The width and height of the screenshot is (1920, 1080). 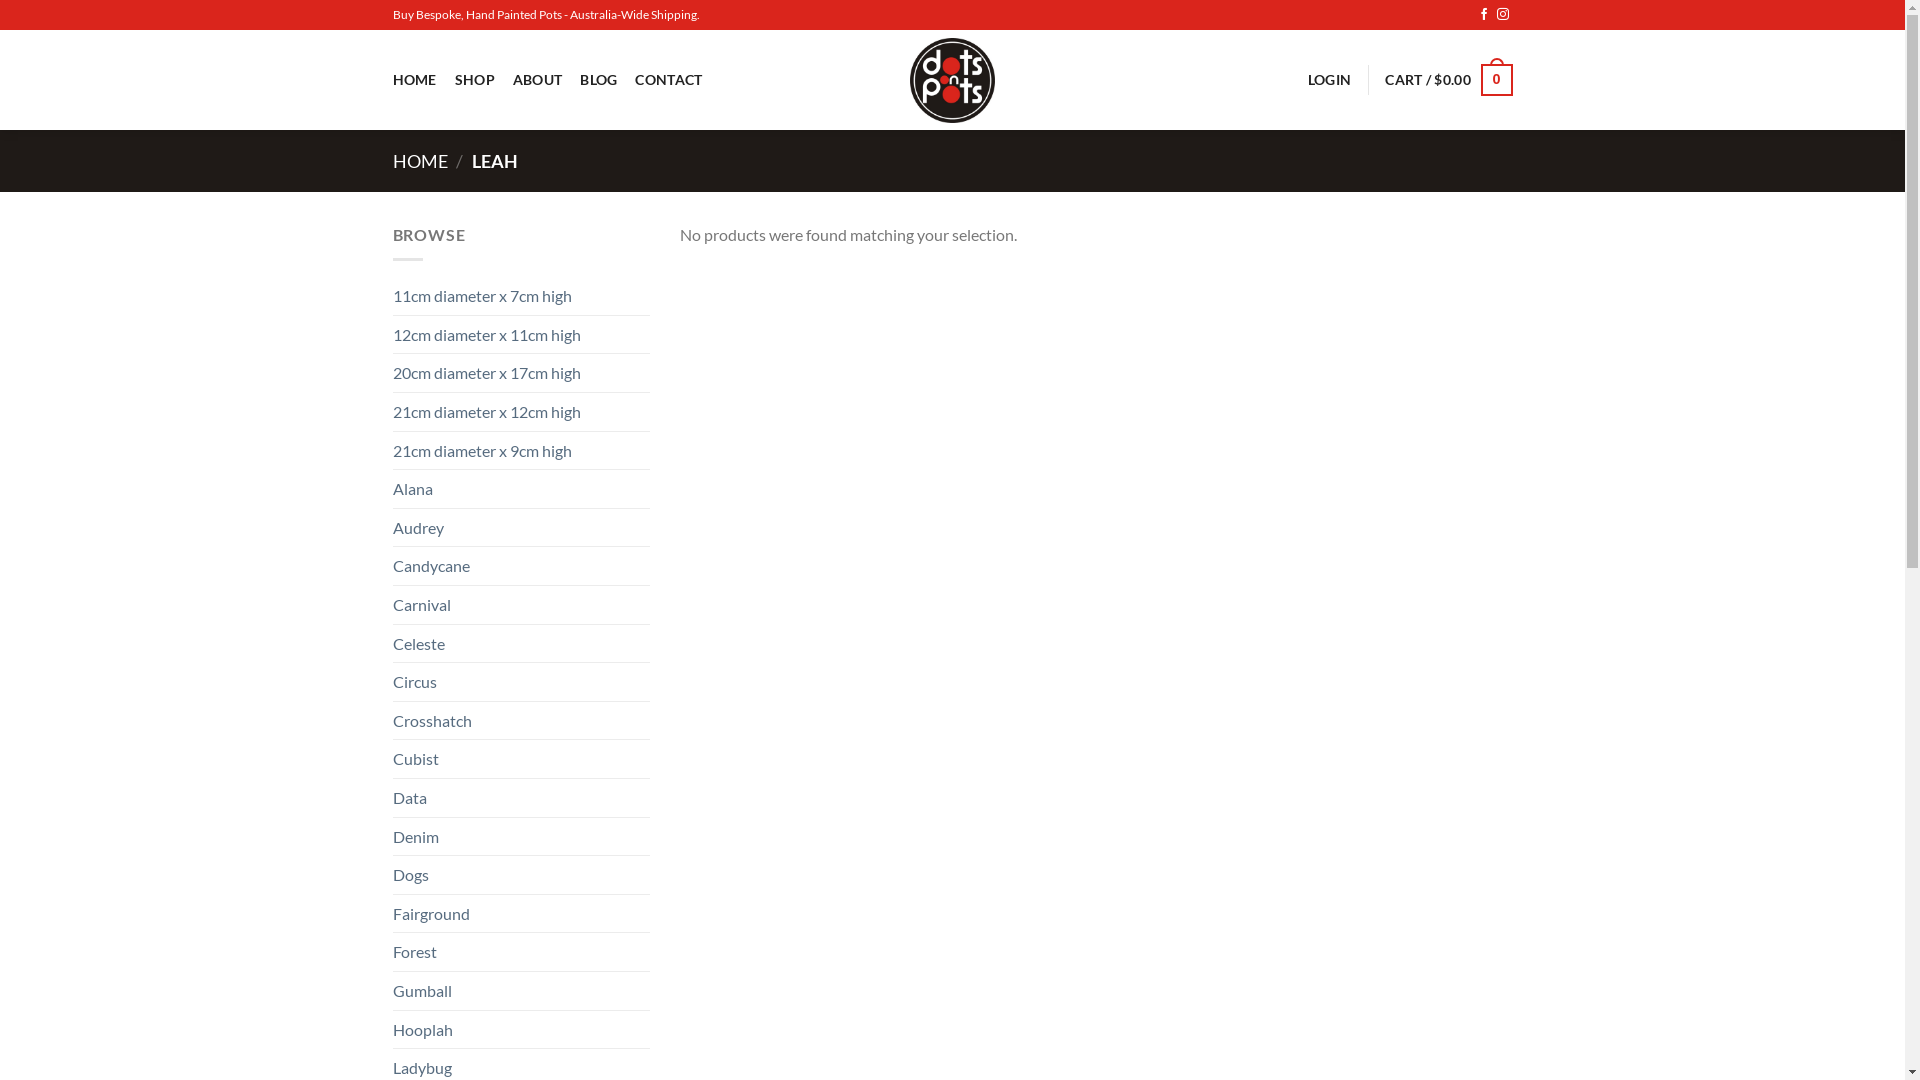 What do you see at coordinates (597, 78) in the screenshot?
I see `'BLOG'` at bounding box center [597, 78].